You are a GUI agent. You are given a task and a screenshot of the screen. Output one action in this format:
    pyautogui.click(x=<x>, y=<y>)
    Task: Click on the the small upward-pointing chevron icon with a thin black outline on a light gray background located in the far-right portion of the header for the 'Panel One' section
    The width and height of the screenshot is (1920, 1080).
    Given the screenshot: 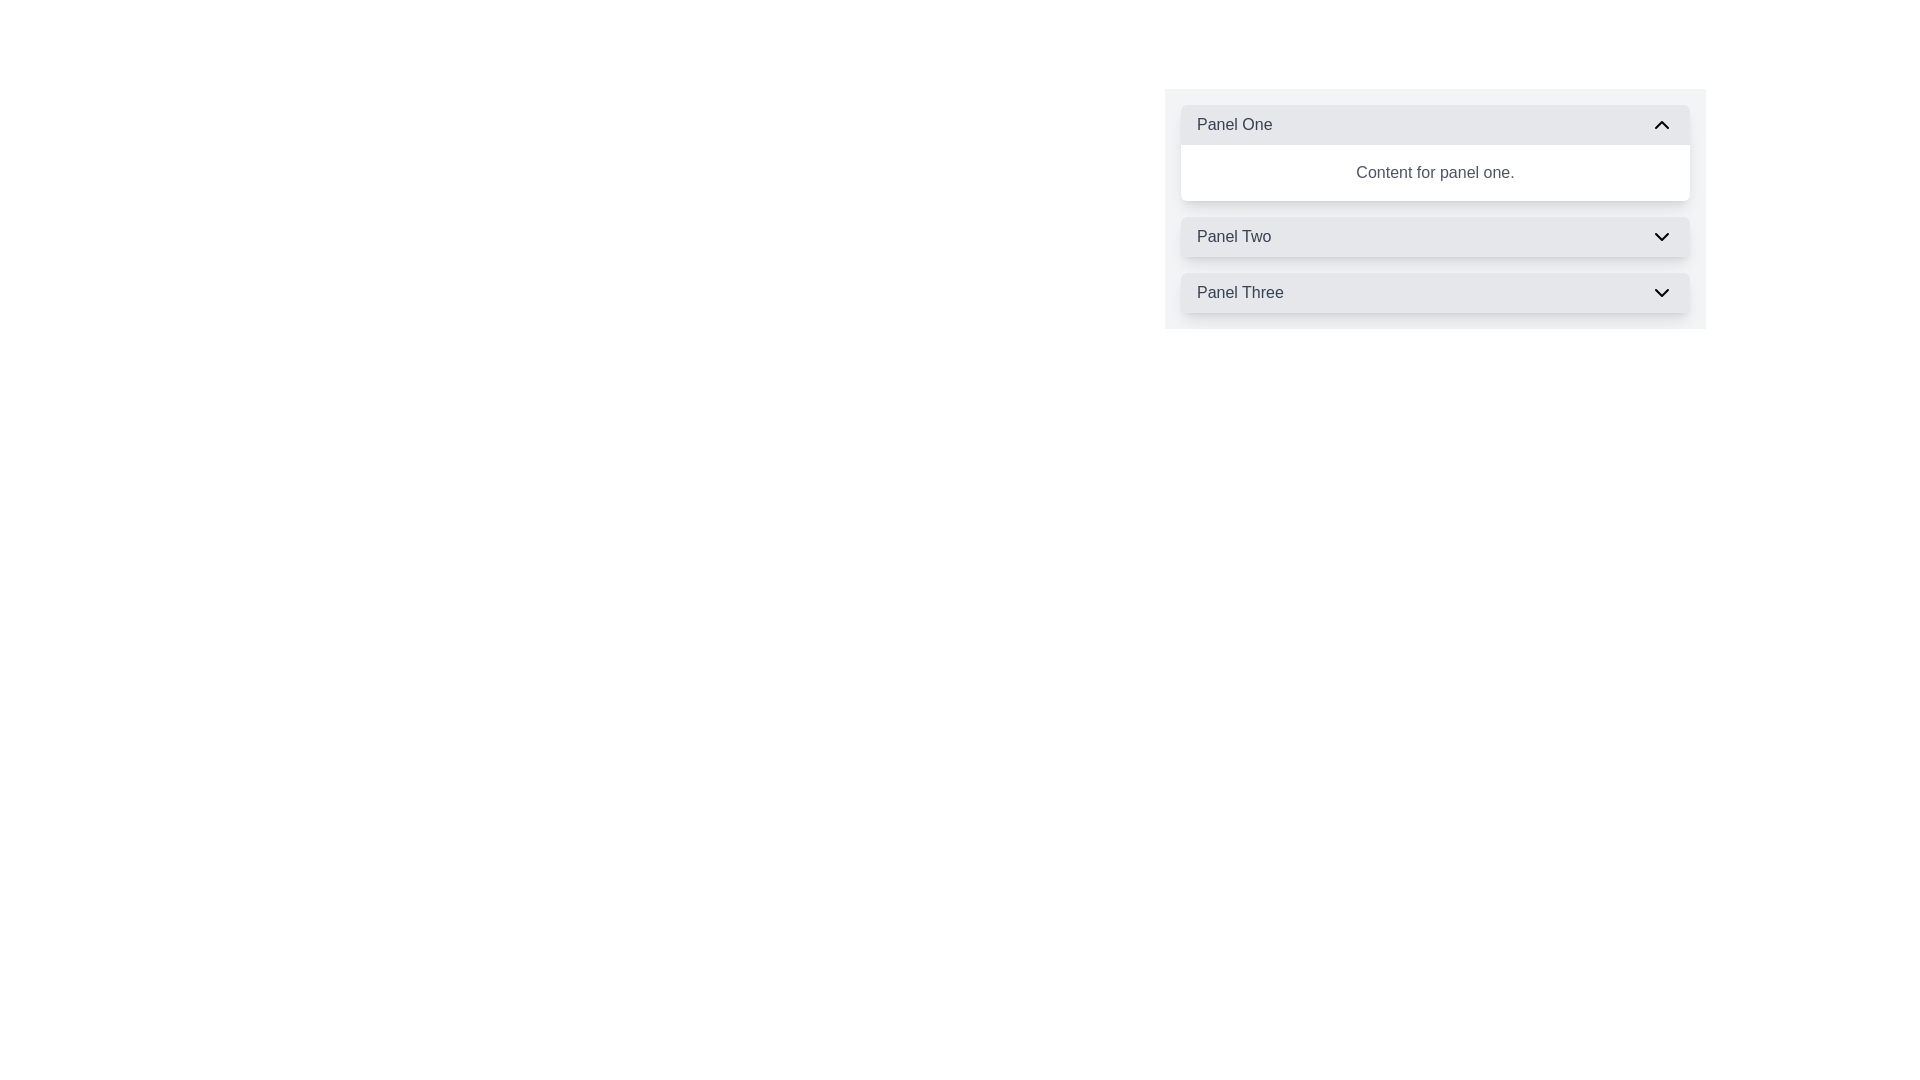 What is the action you would take?
    pyautogui.click(x=1661, y=124)
    